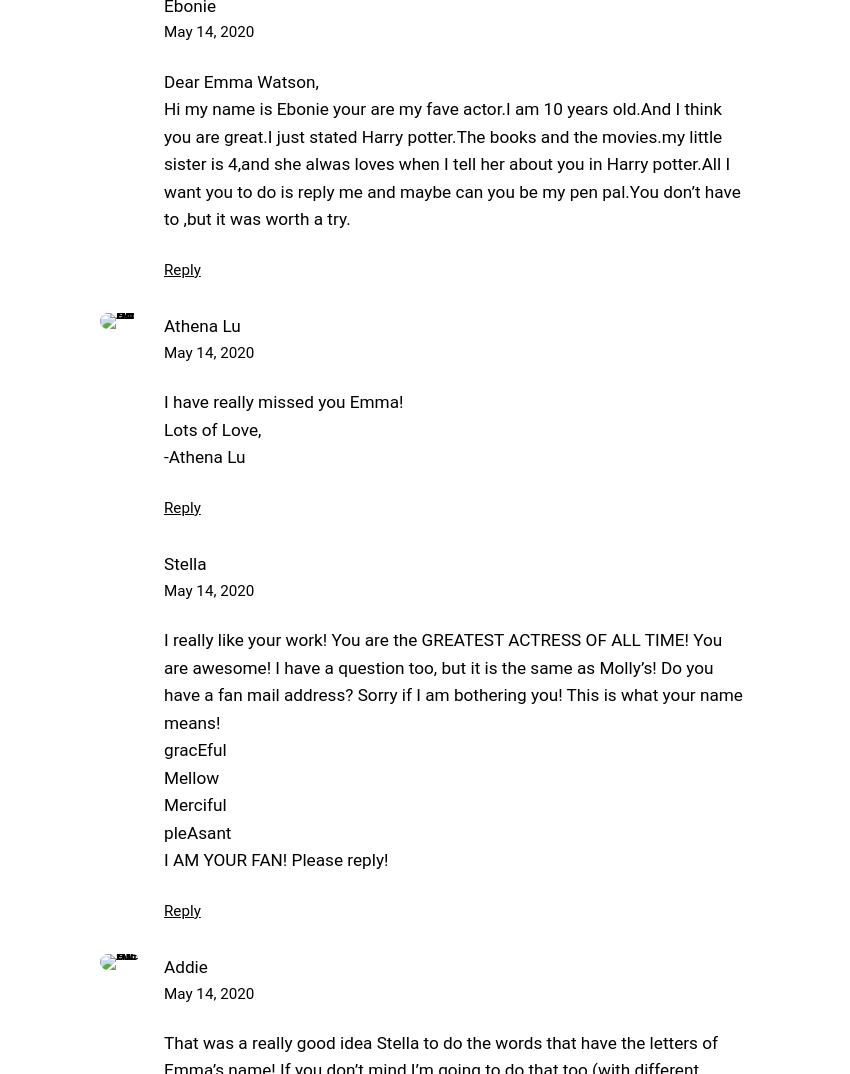  Describe the element at coordinates (203, 455) in the screenshot. I see `'-Athena Lu'` at that location.